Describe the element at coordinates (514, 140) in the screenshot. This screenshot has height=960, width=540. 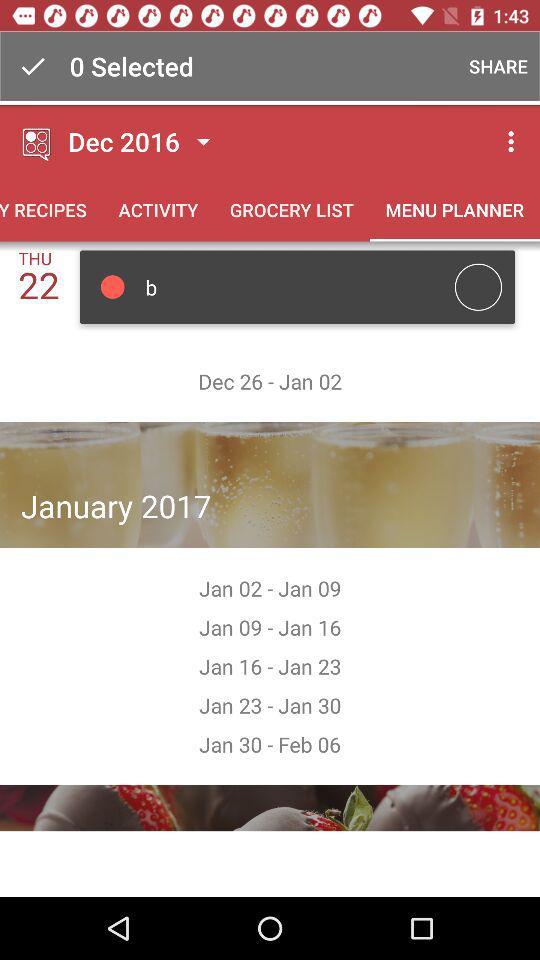
I see `the three dots button above the tab menu planner on the web page` at that location.